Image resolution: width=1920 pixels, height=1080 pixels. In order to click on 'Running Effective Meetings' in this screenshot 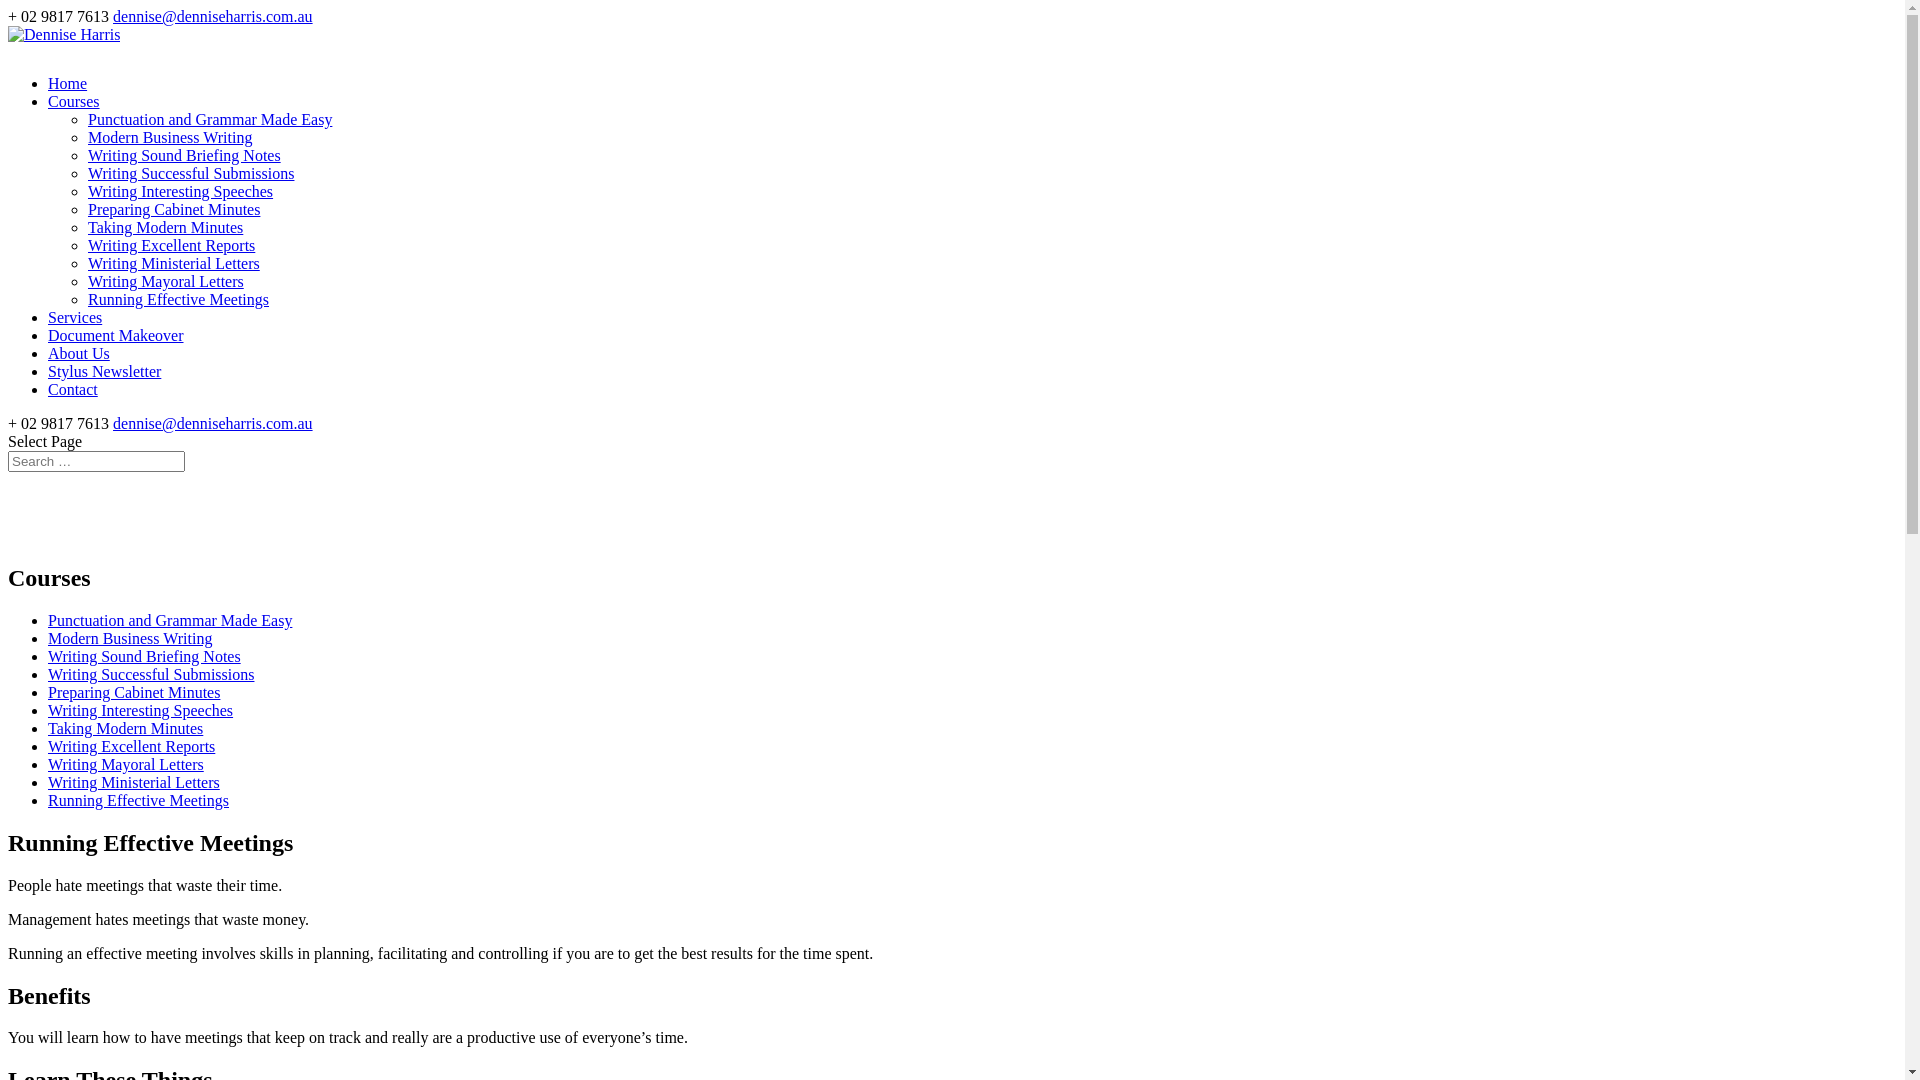, I will do `click(178, 299)`.